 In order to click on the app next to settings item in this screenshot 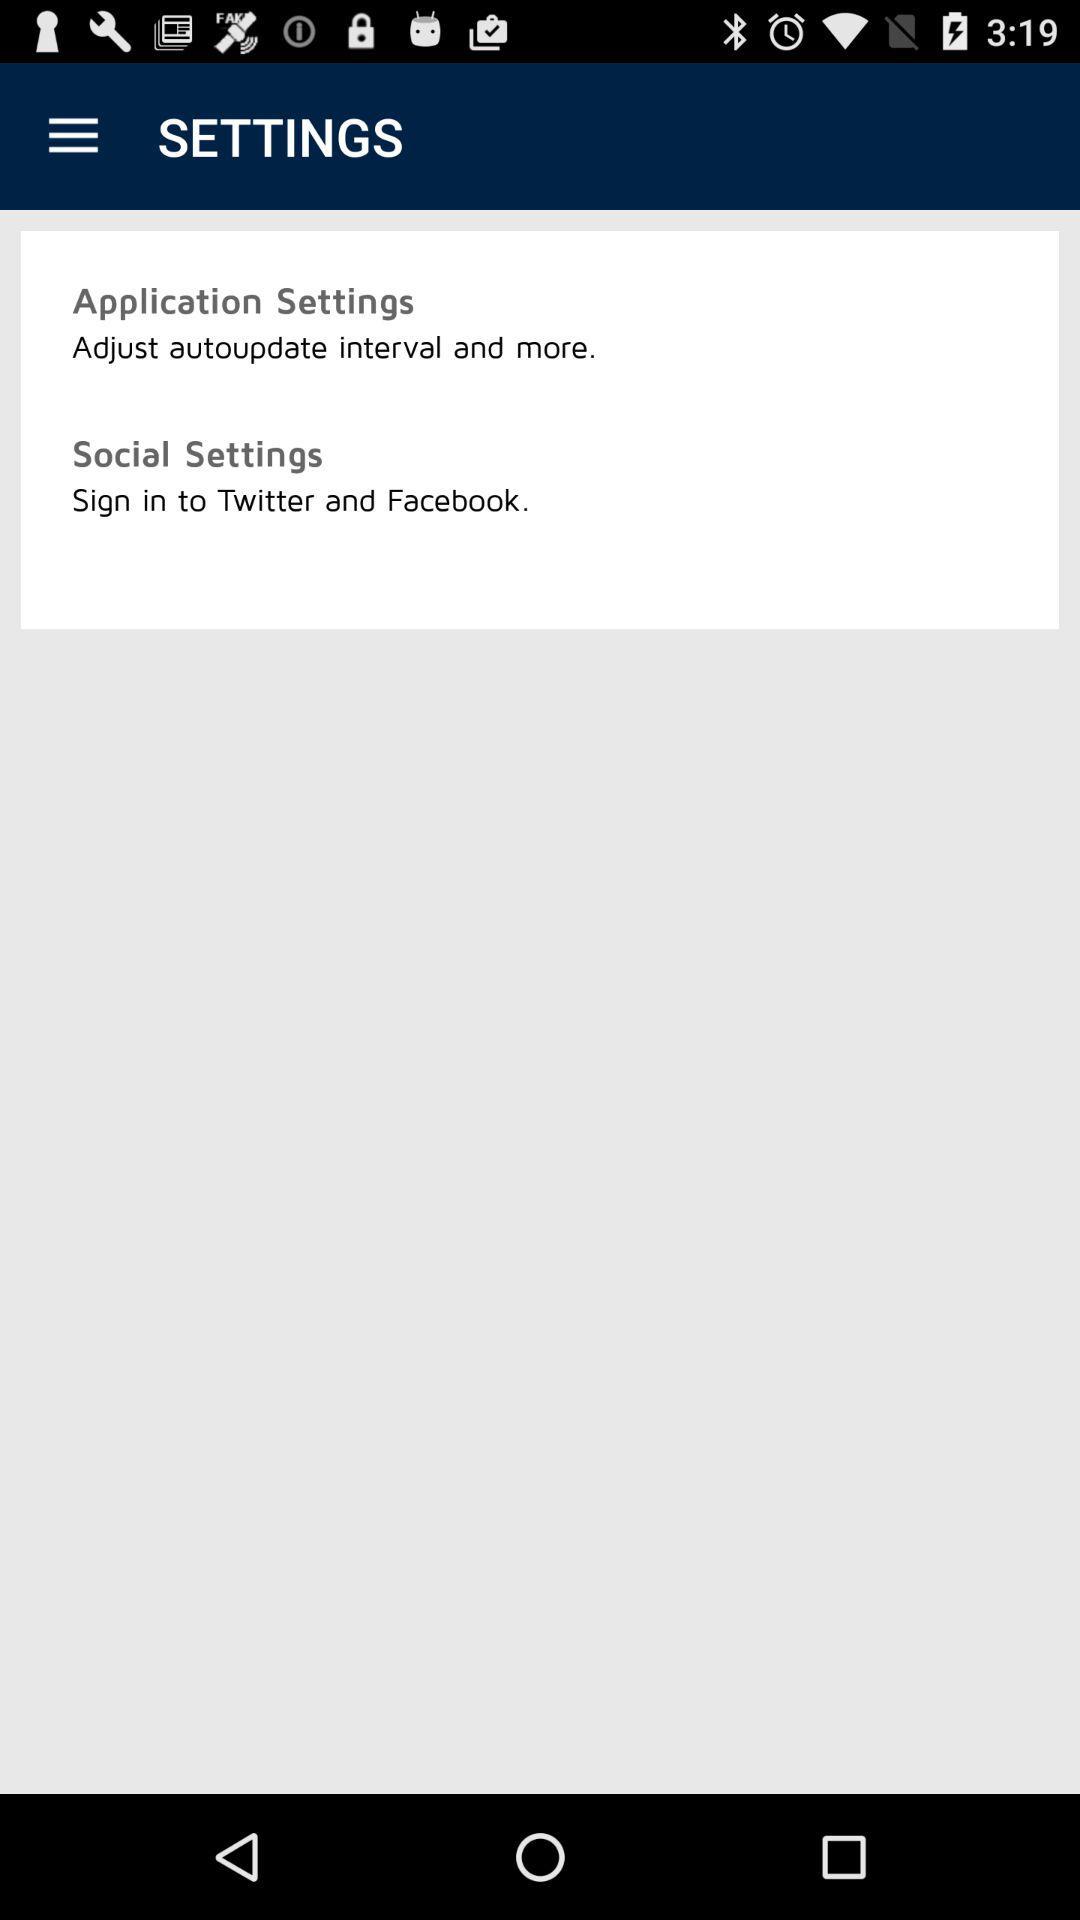, I will do `click(72, 135)`.